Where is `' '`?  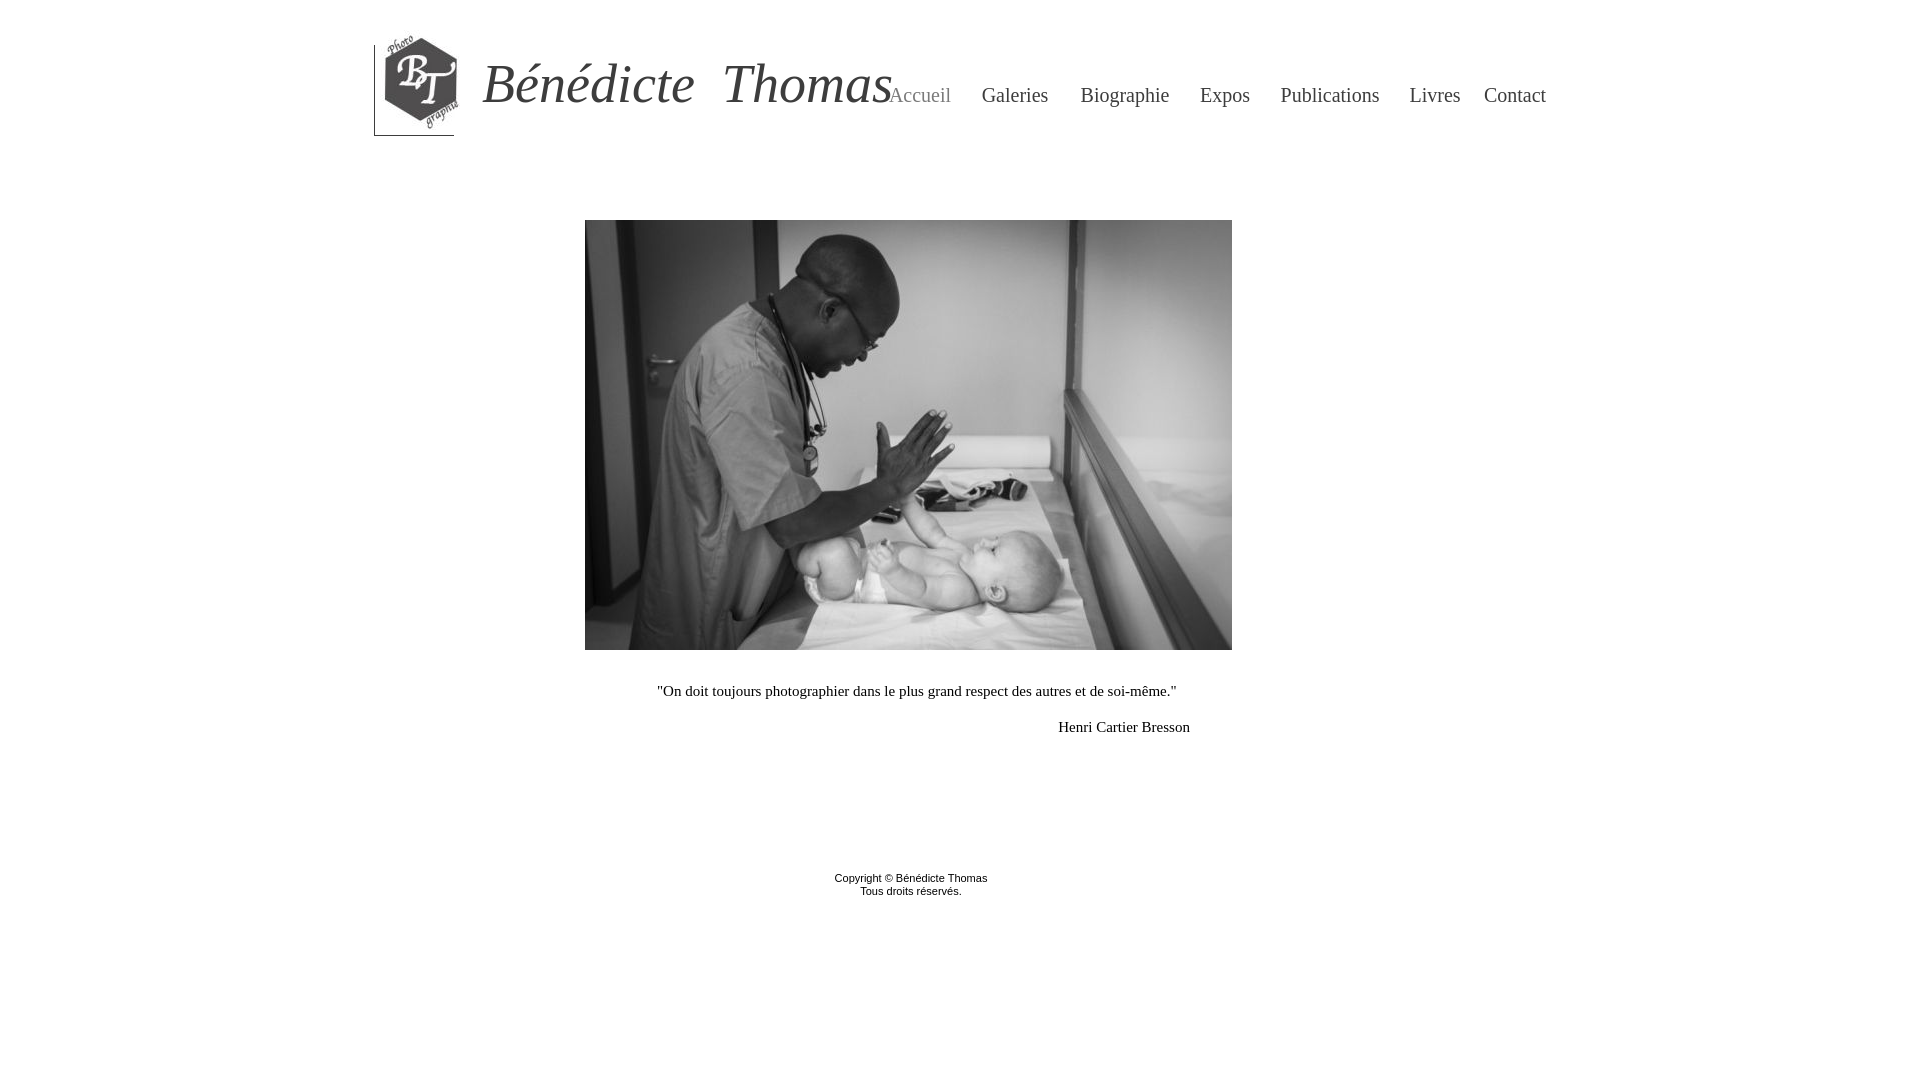 ' ' is located at coordinates (361, 9).